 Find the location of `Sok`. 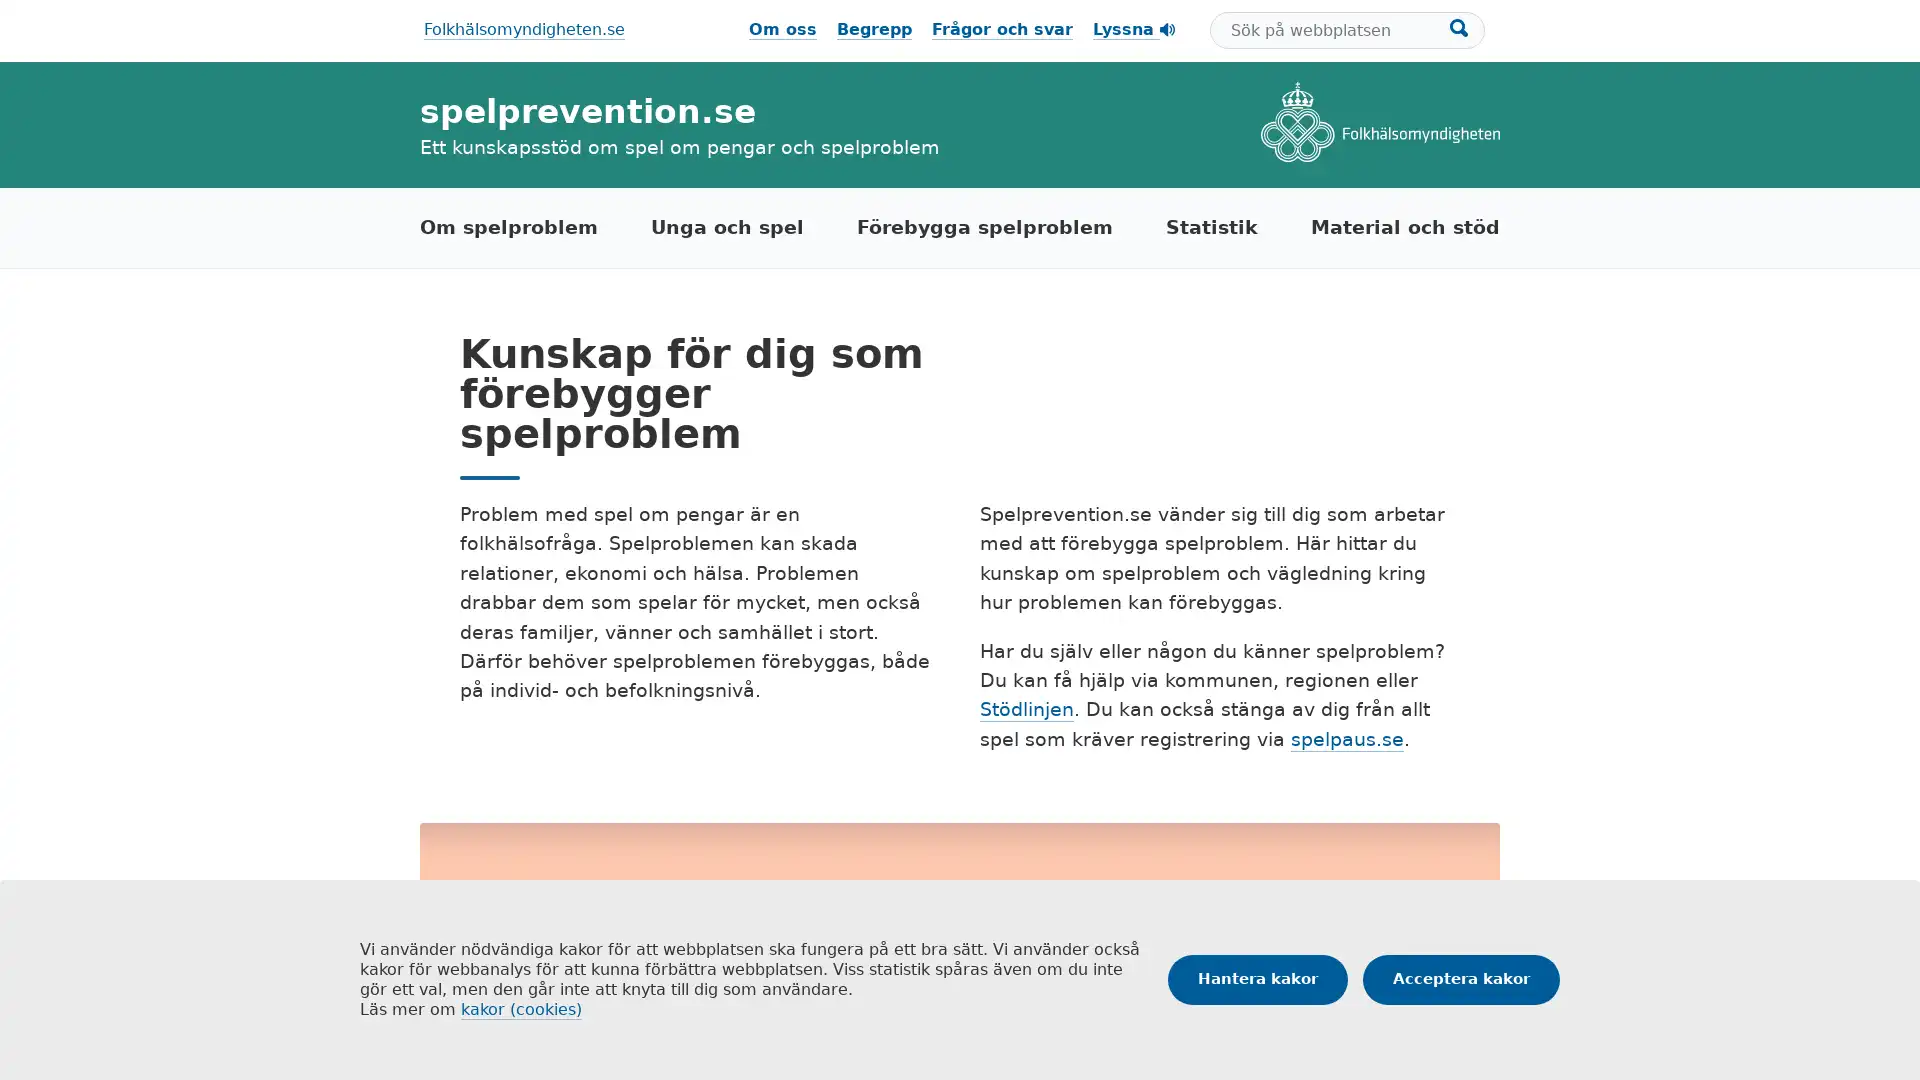

Sok is located at coordinates (1459, 27).